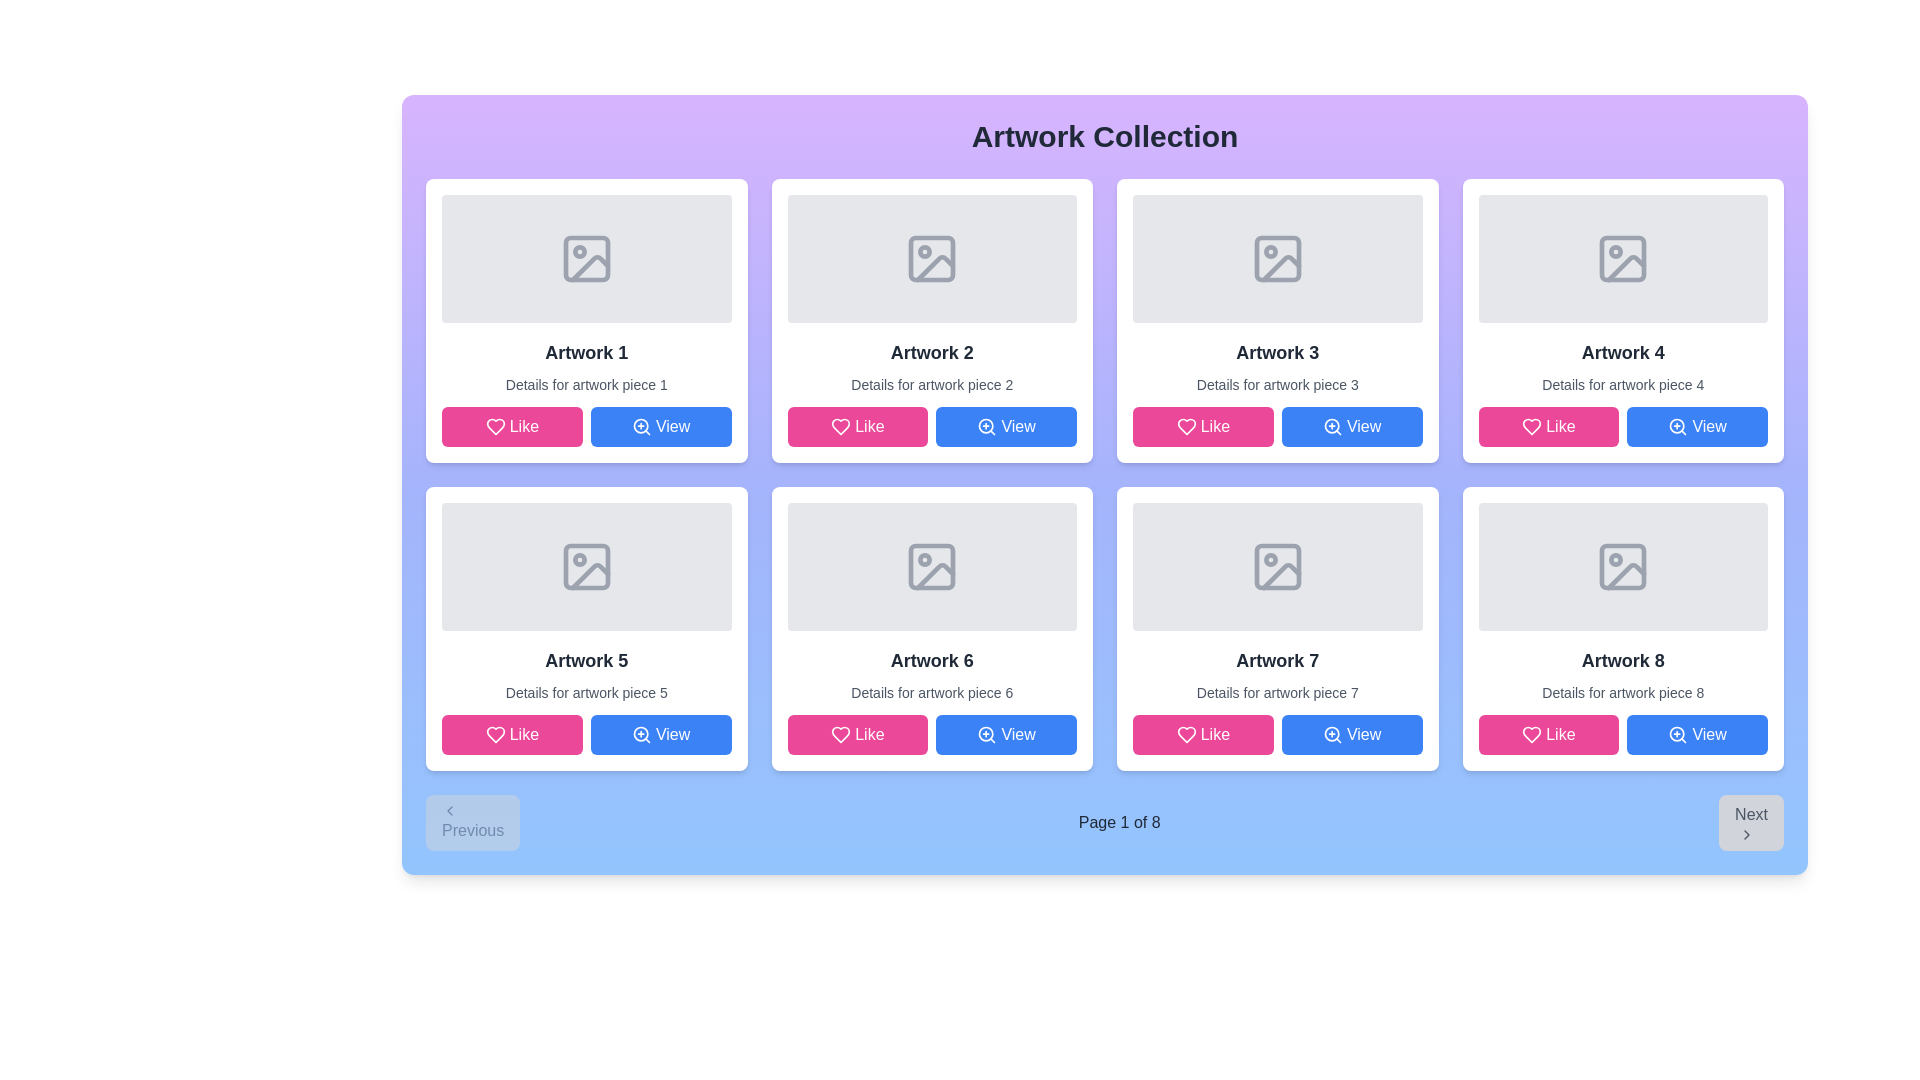 The height and width of the screenshot is (1080, 1920). What do you see at coordinates (641, 426) in the screenshot?
I see `the zoom-in icon located within the blue 'View' button of the 'Artwork Collection' grid` at bounding box center [641, 426].